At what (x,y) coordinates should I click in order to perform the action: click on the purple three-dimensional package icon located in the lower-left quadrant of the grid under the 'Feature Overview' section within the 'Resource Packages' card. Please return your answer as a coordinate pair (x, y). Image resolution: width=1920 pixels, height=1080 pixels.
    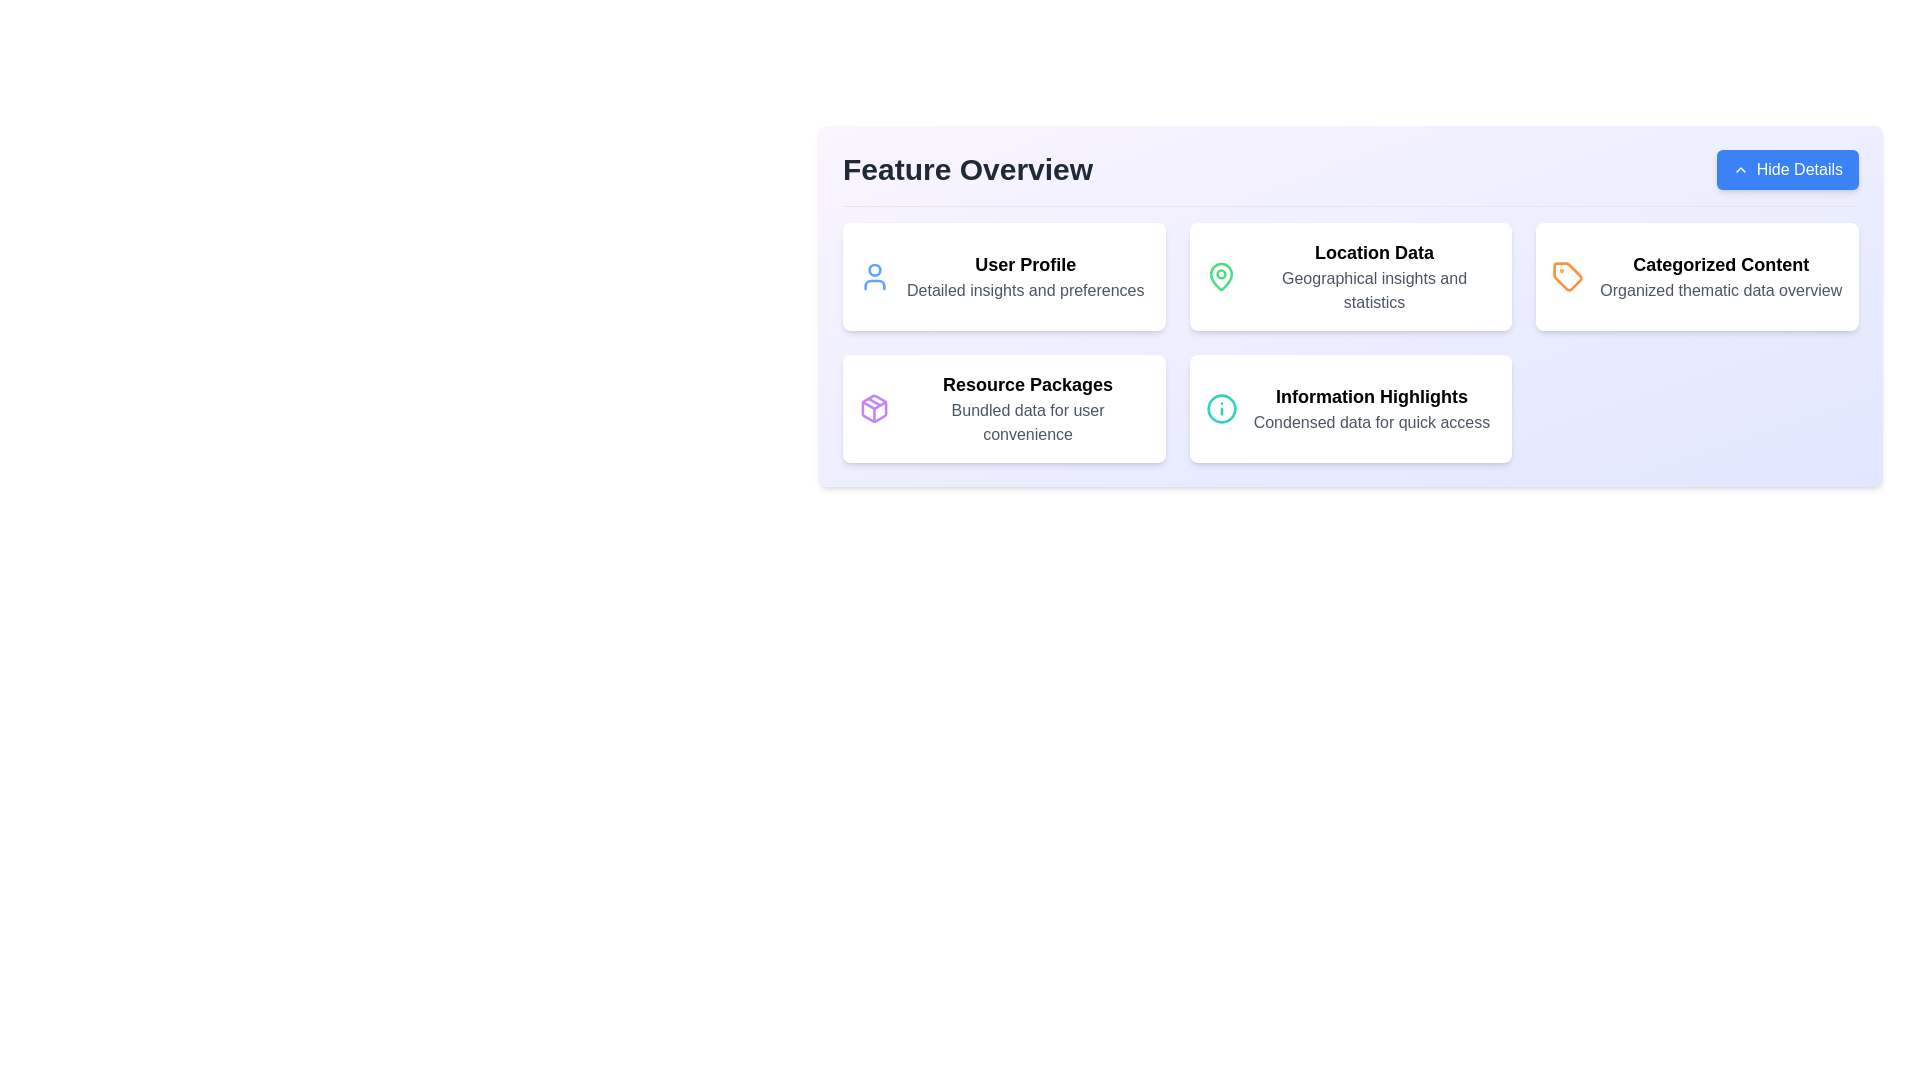
    Looking at the image, I should click on (874, 407).